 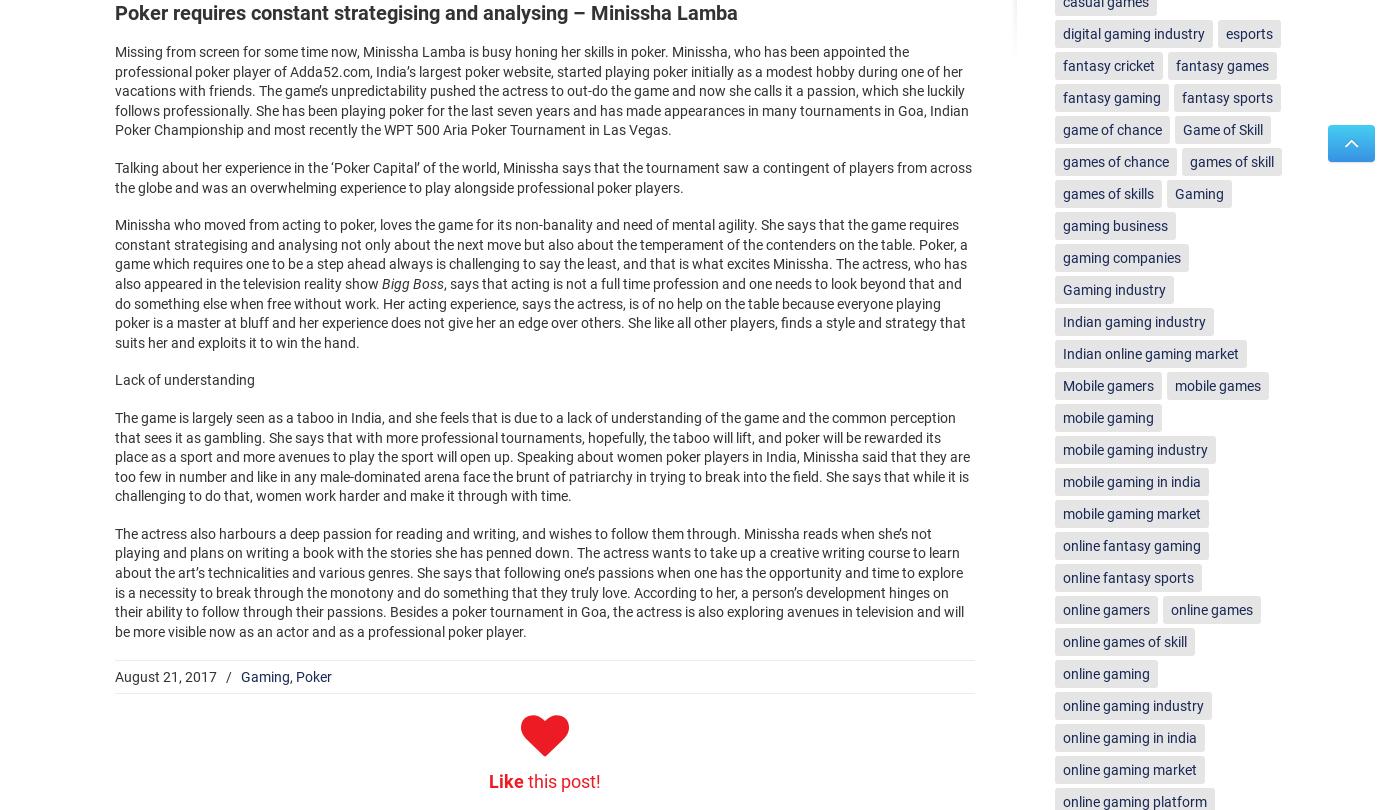 What do you see at coordinates (184, 378) in the screenshot?
I see `'Lack of understanding'` at bounding box center [184, 378].